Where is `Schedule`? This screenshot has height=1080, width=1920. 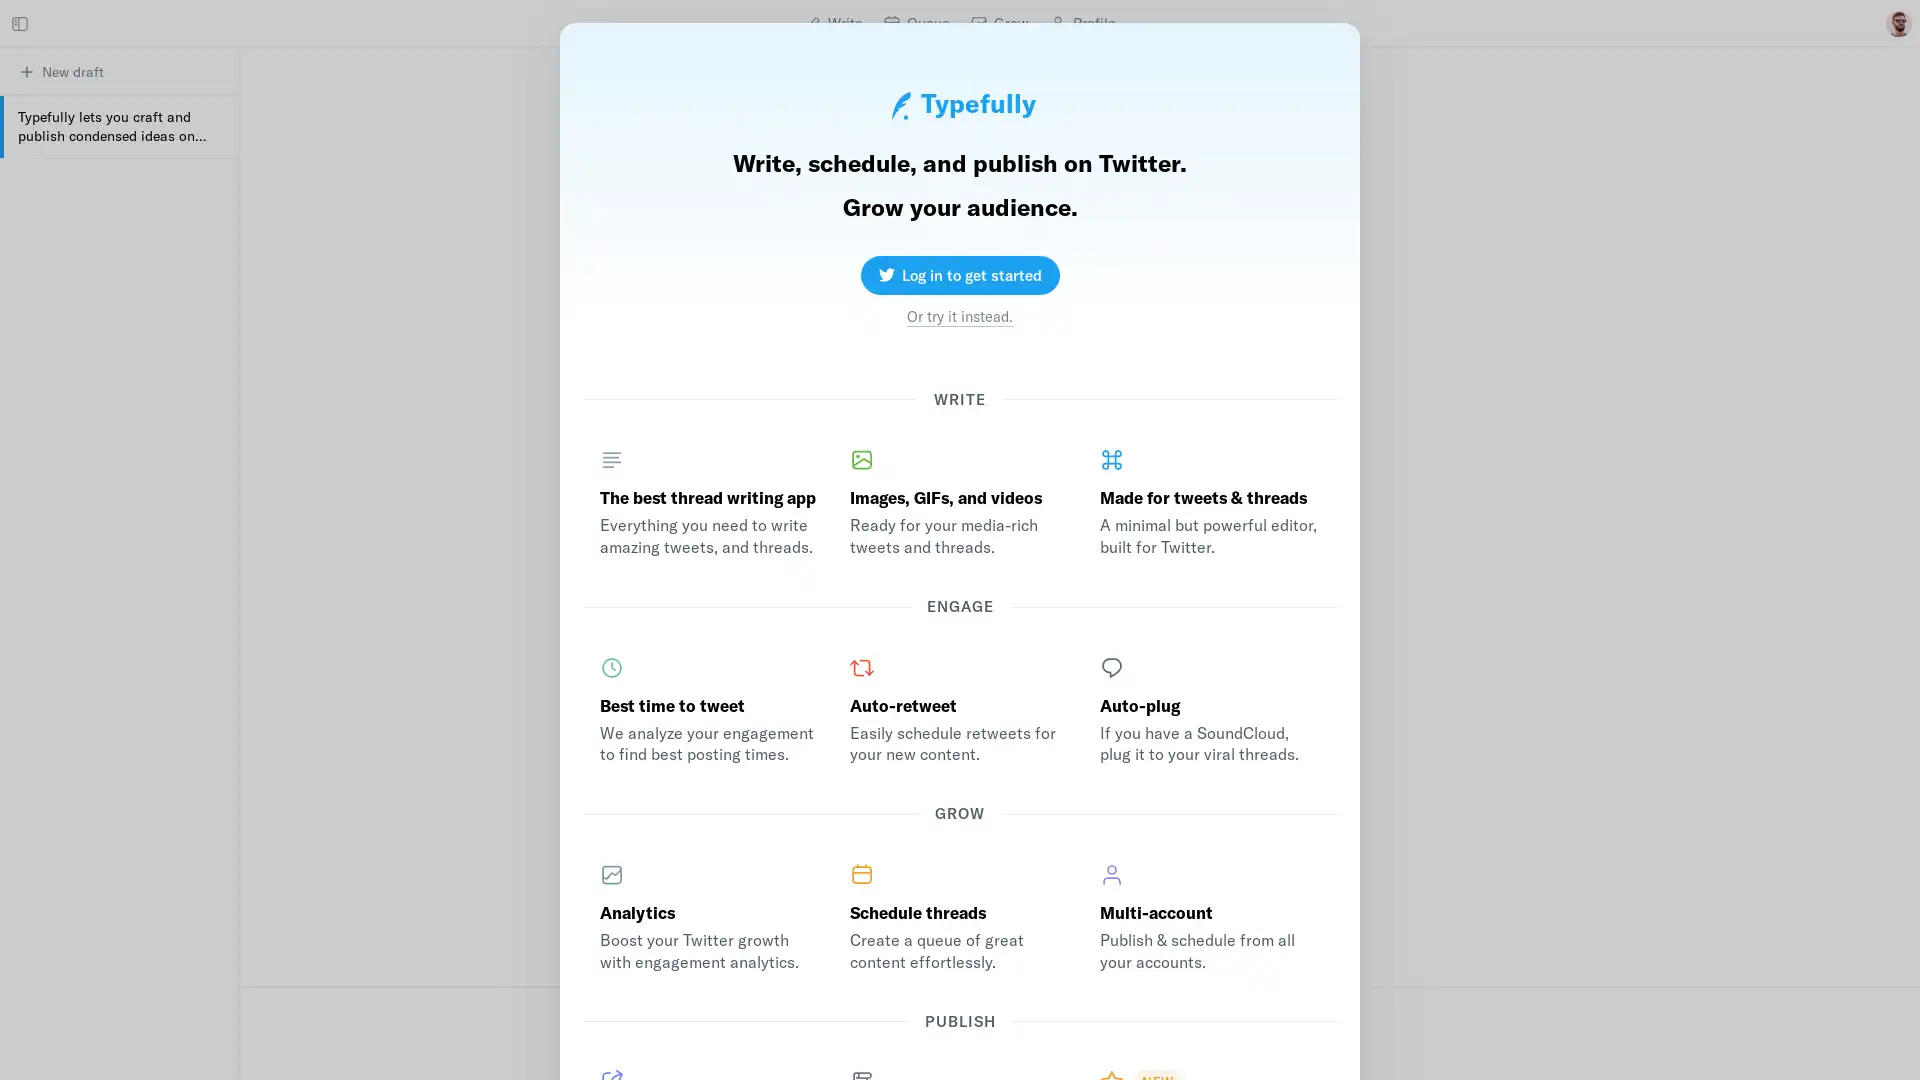
Schedule is located at coordinates (943, 1048).